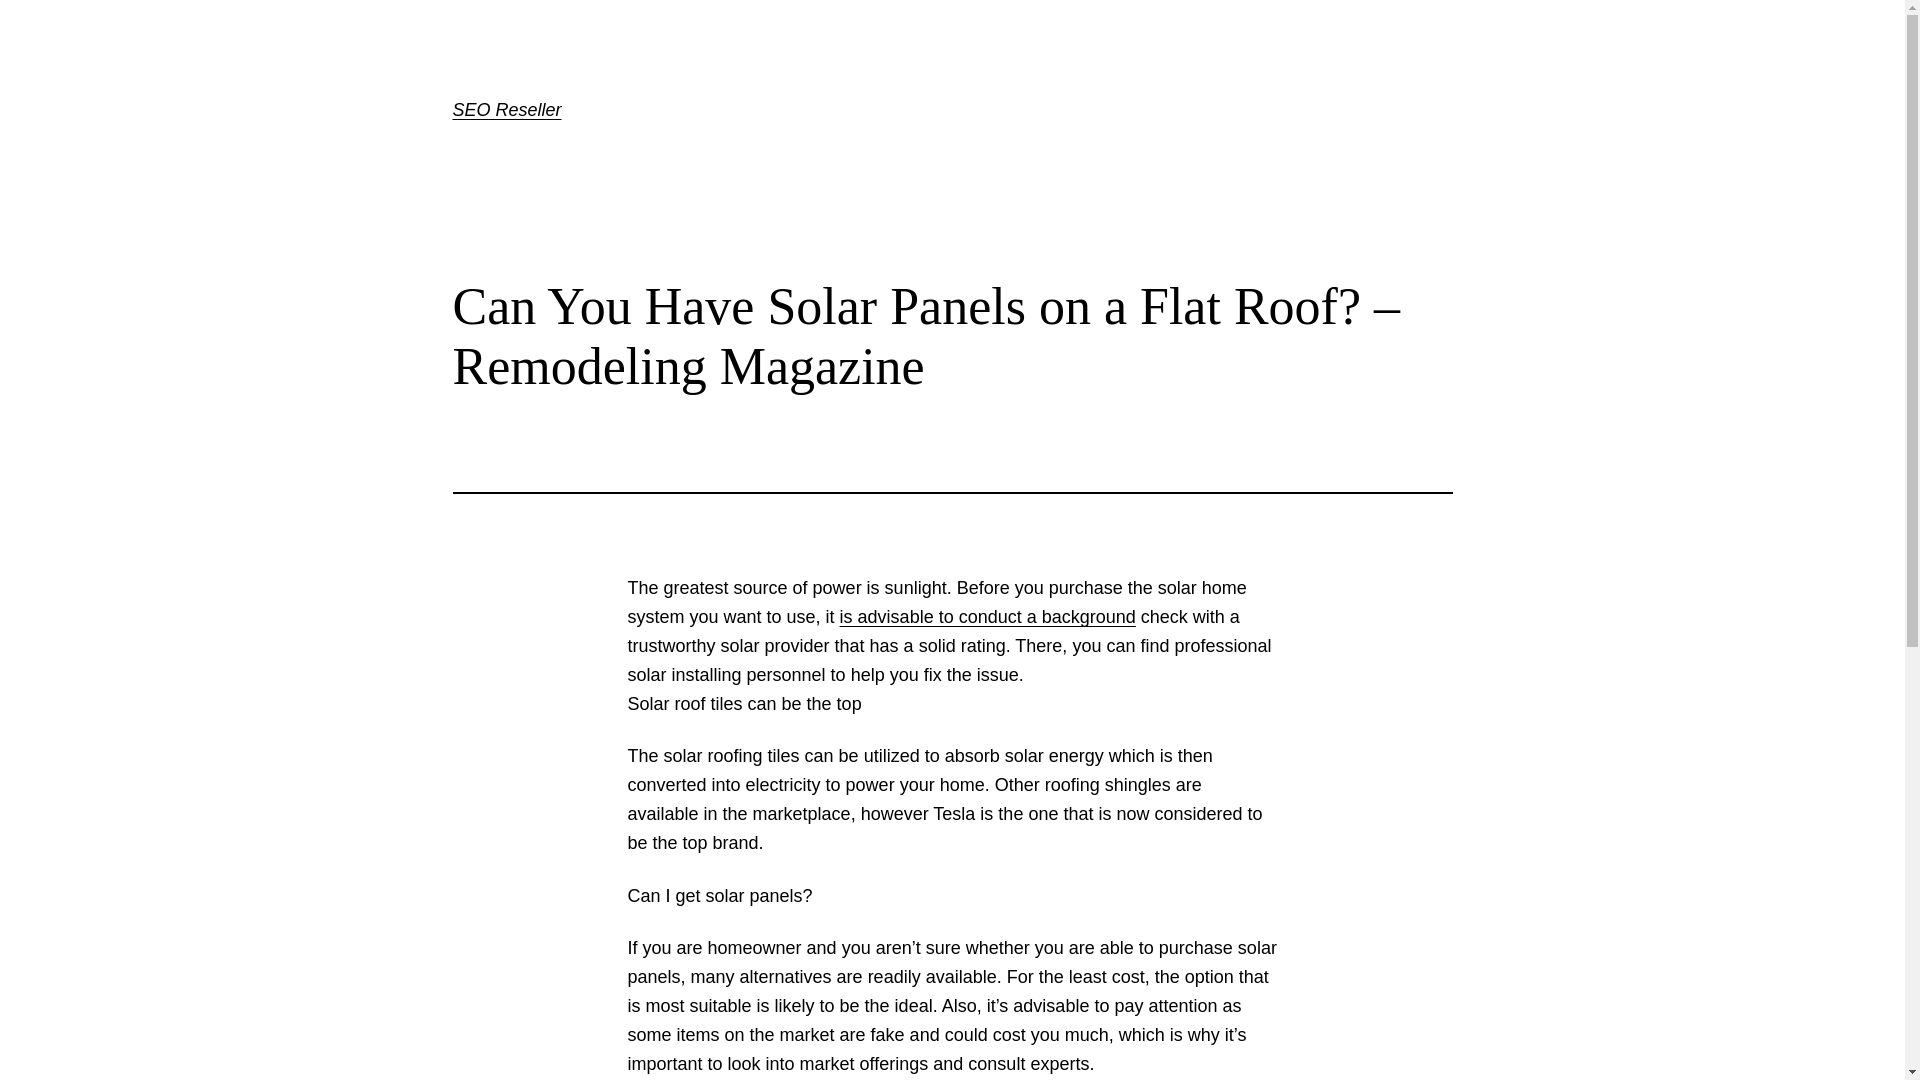 This screenshot has width=1920, height=1080. I want to click on 'is advisable to conduct a background', so click(988, 616).